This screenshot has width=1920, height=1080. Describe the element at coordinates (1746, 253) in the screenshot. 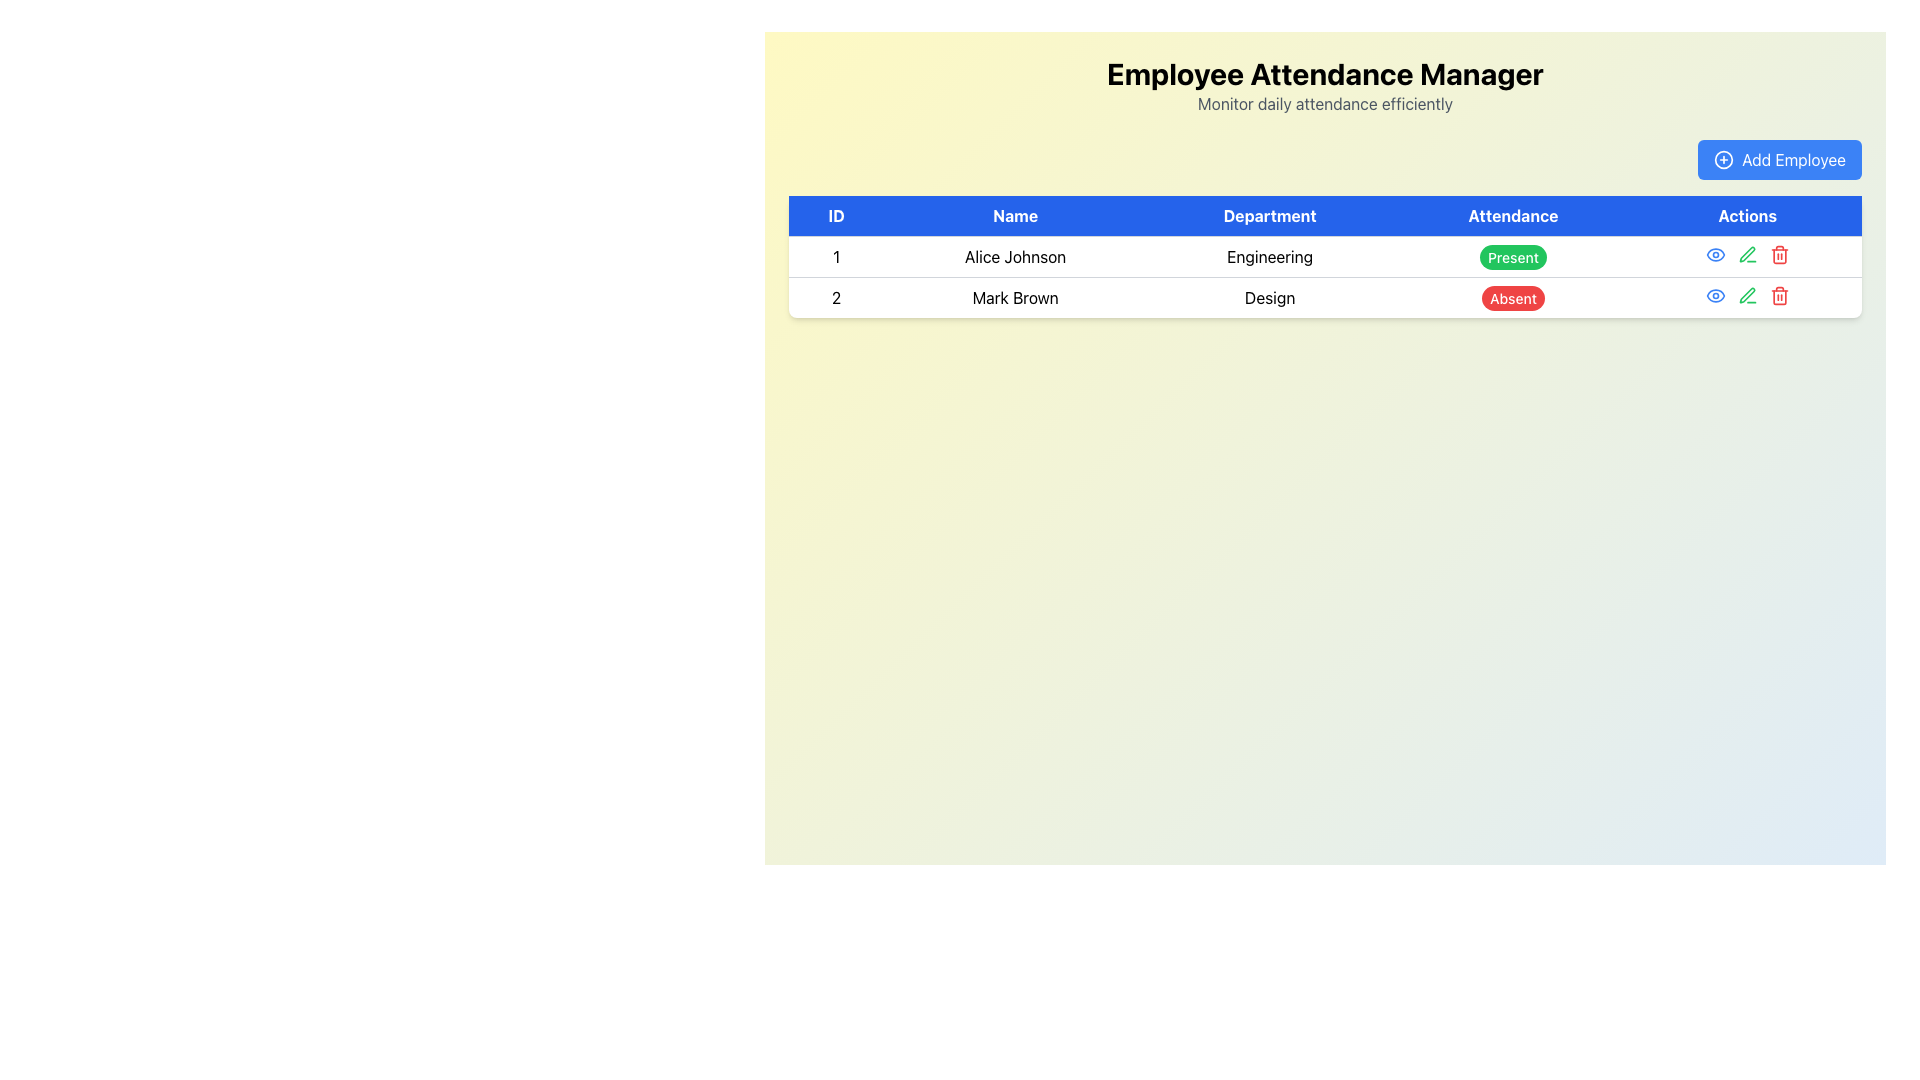

I see `the editing button in the 'Actions' column for 'Mark Brown' to observe the color change` at that location.